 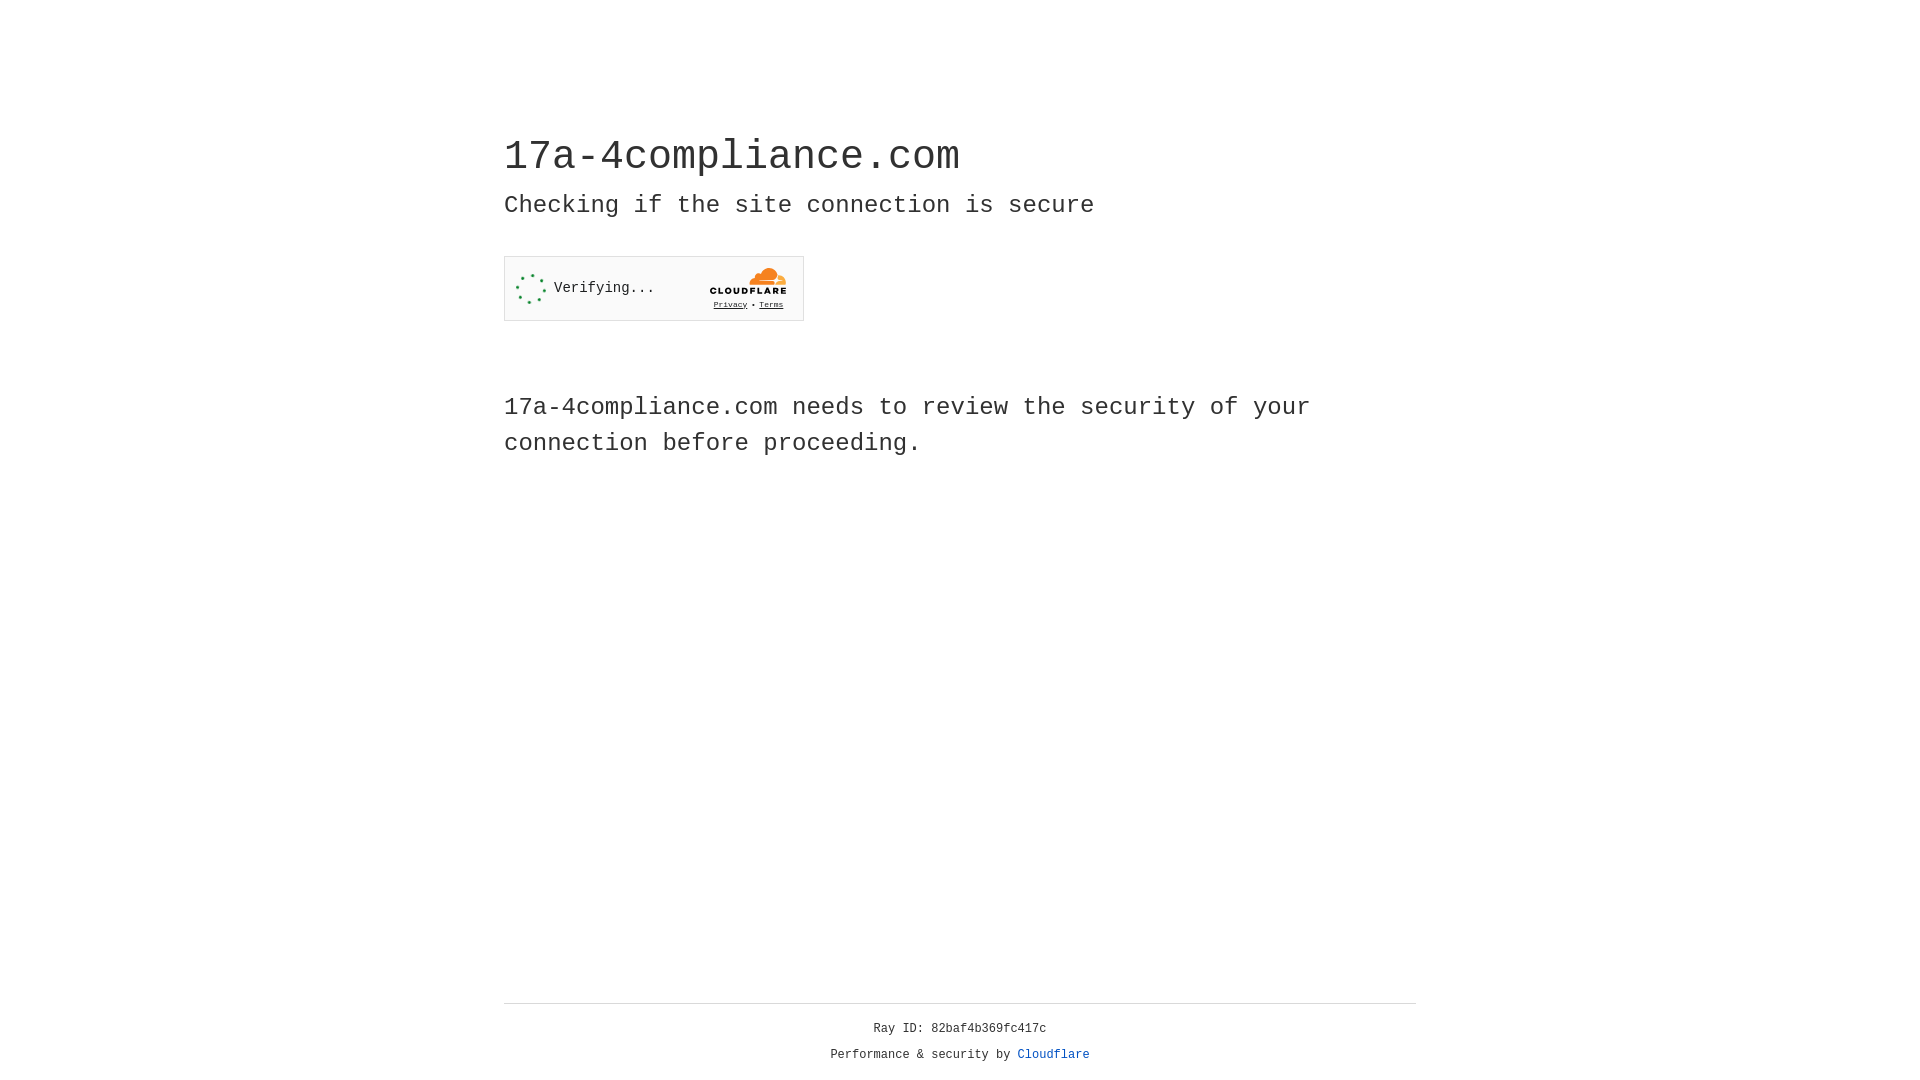 I want to click on 'Widget containing a Cloudflare security challenge', so click(x=653, y=288).